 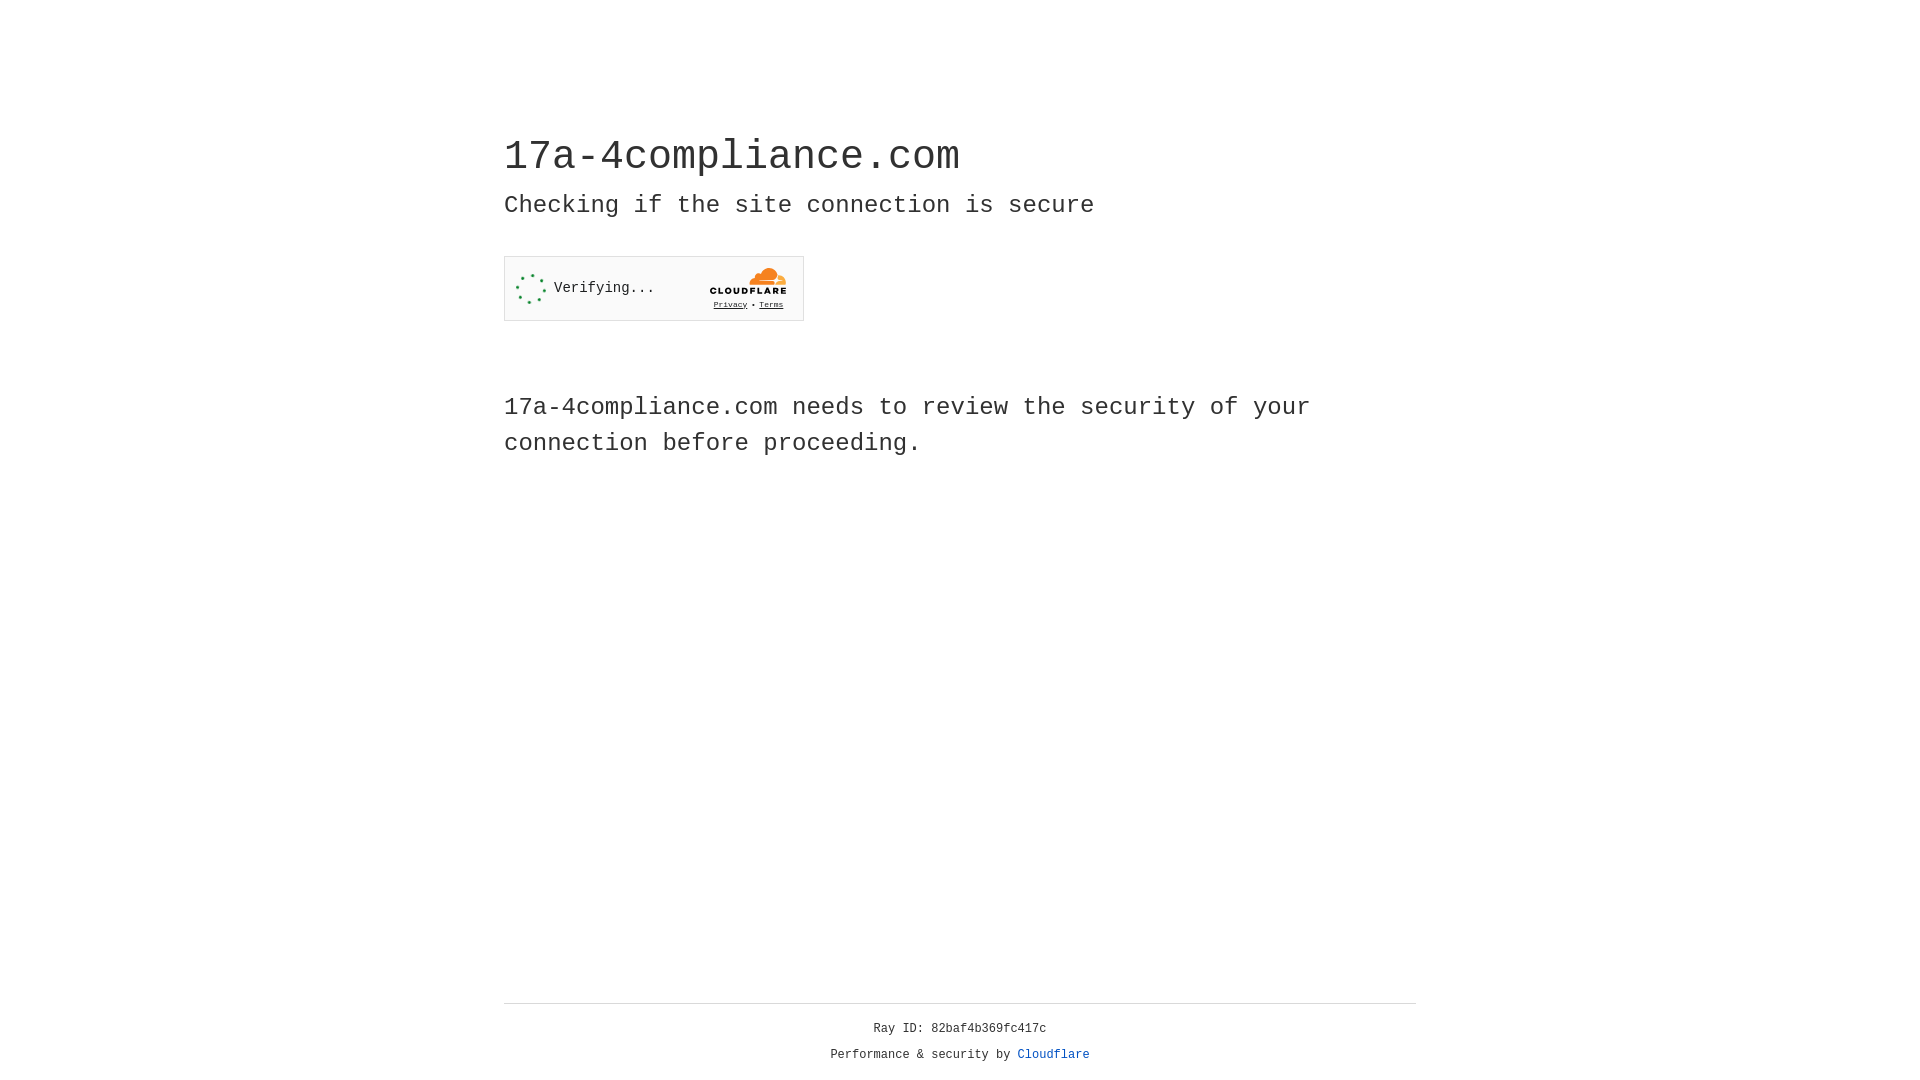 I want to click on 'Widget containing a Cloudflare security challenge', so click(x=653, y=288).